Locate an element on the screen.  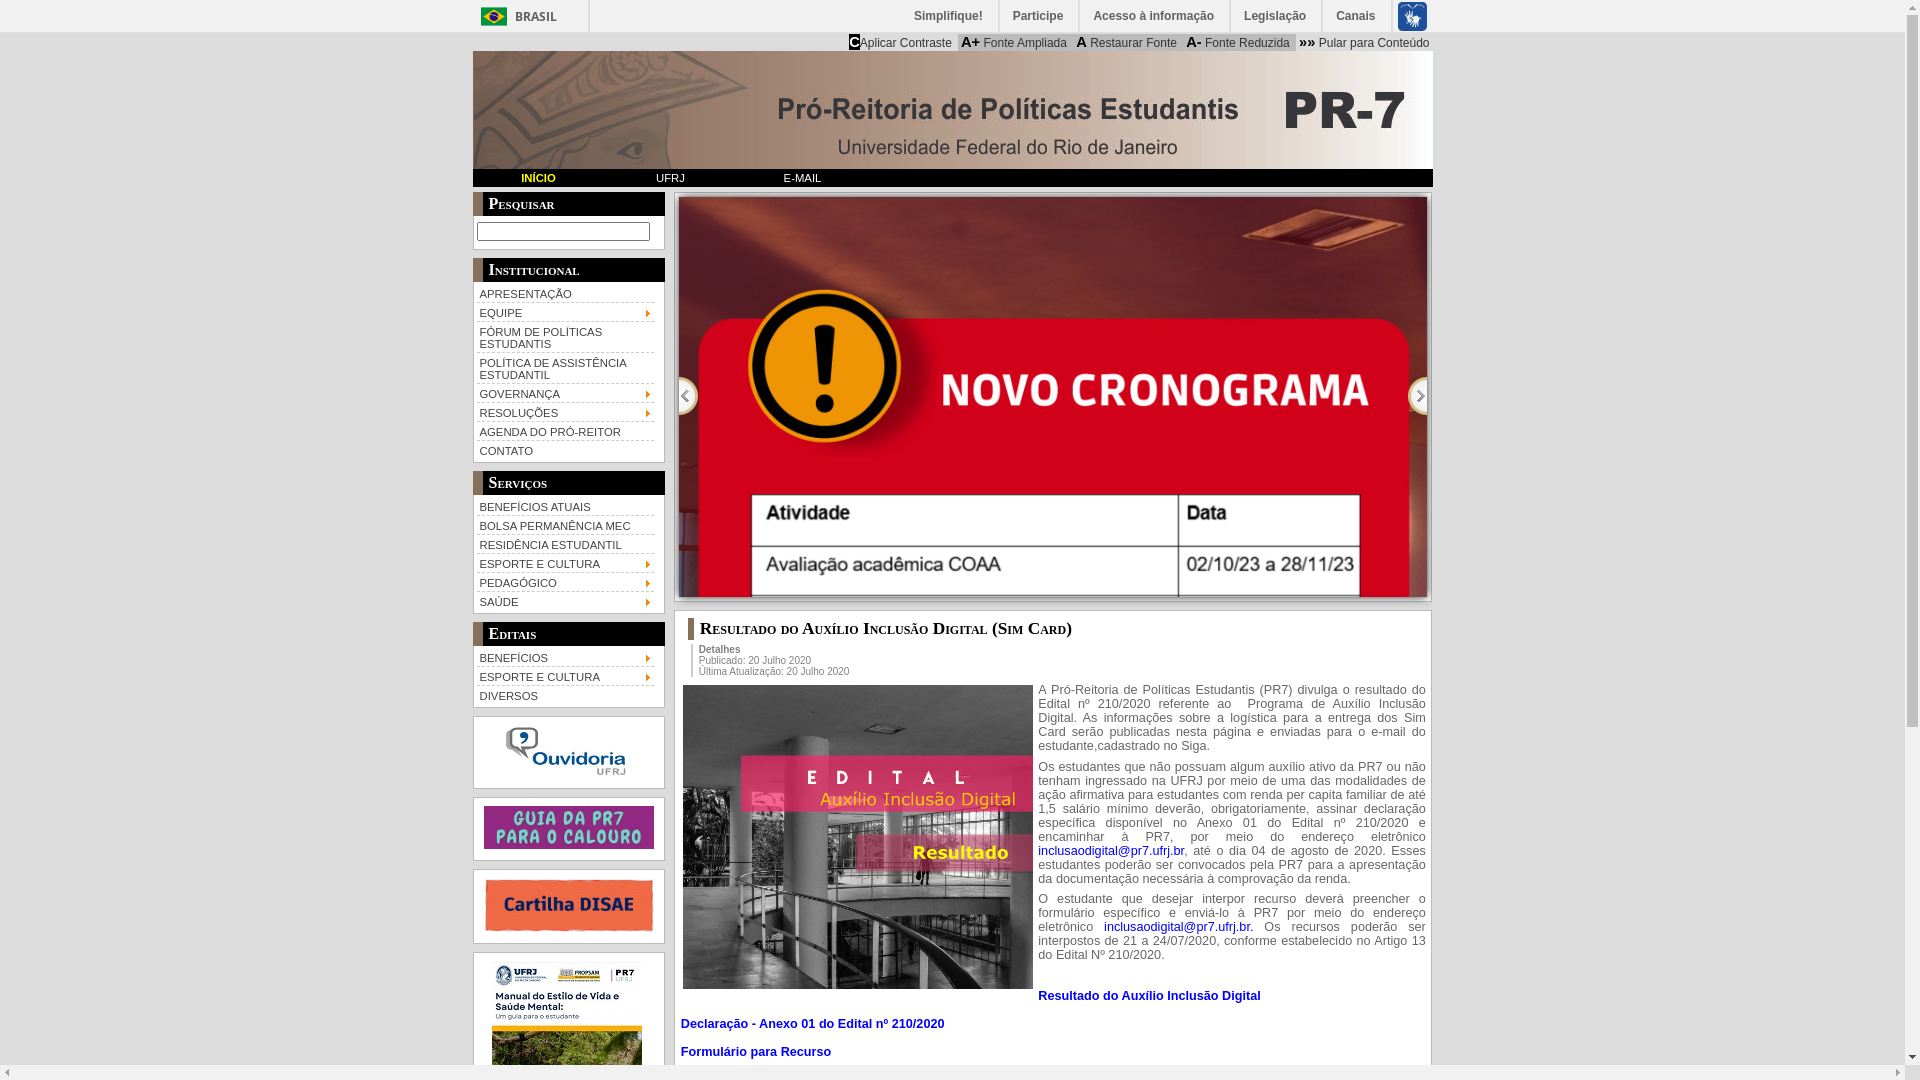
'inclusaodigital@pr7.ufrj.br.' is located at coordinates (1178, 926).